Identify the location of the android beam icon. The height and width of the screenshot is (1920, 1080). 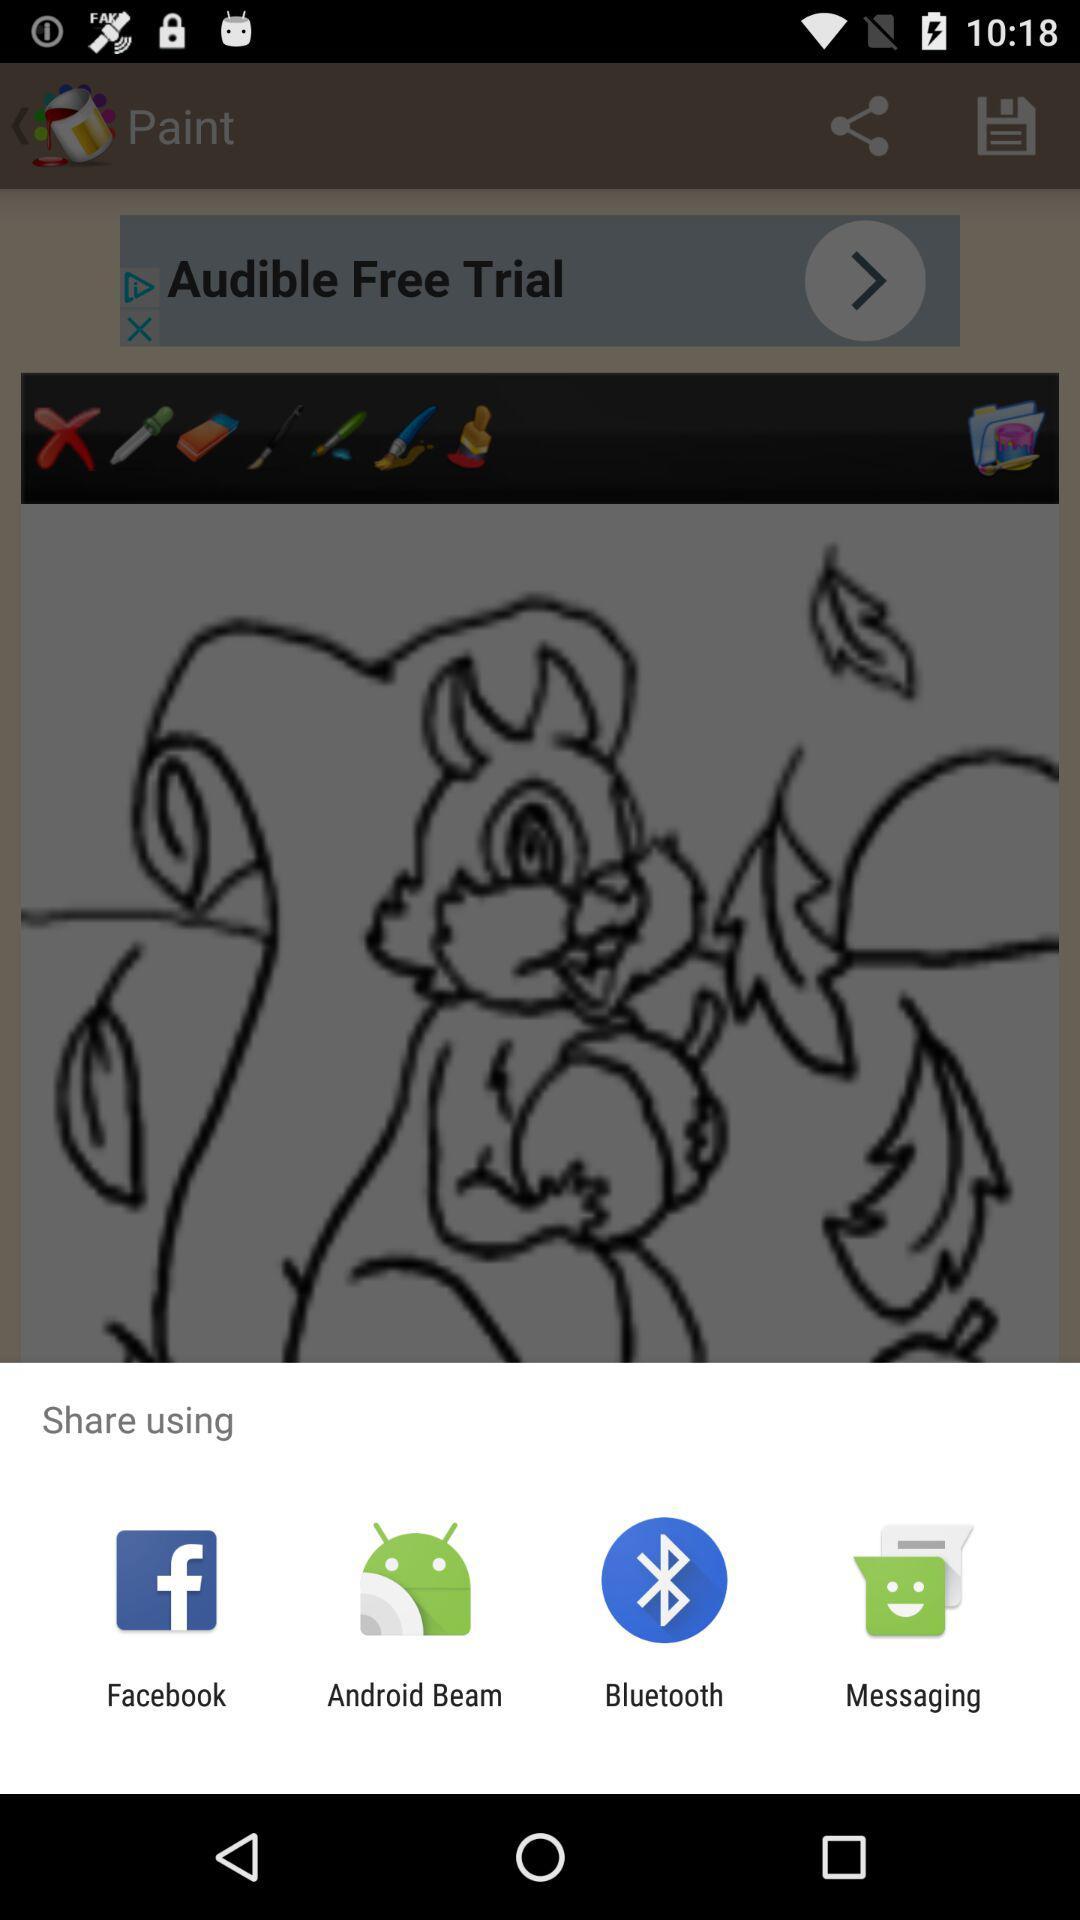
(414, 1711).